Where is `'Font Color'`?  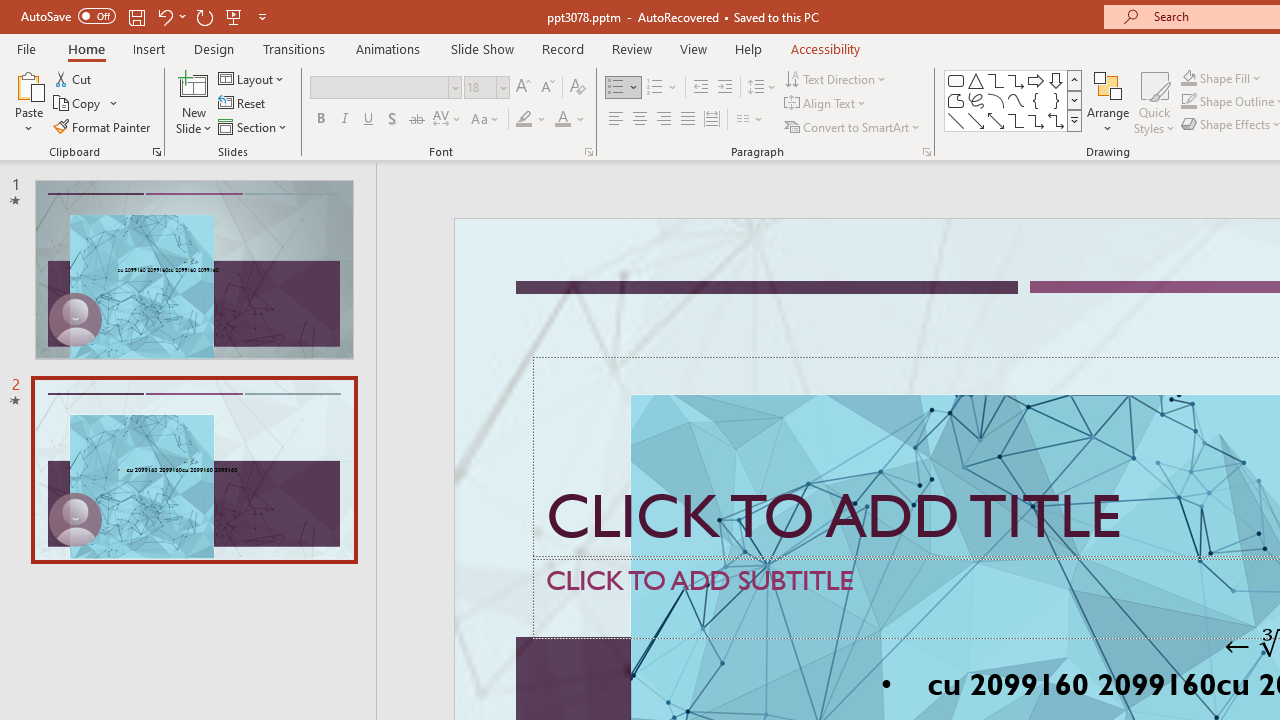
'Font Color' is located at coordinates (569, 119).